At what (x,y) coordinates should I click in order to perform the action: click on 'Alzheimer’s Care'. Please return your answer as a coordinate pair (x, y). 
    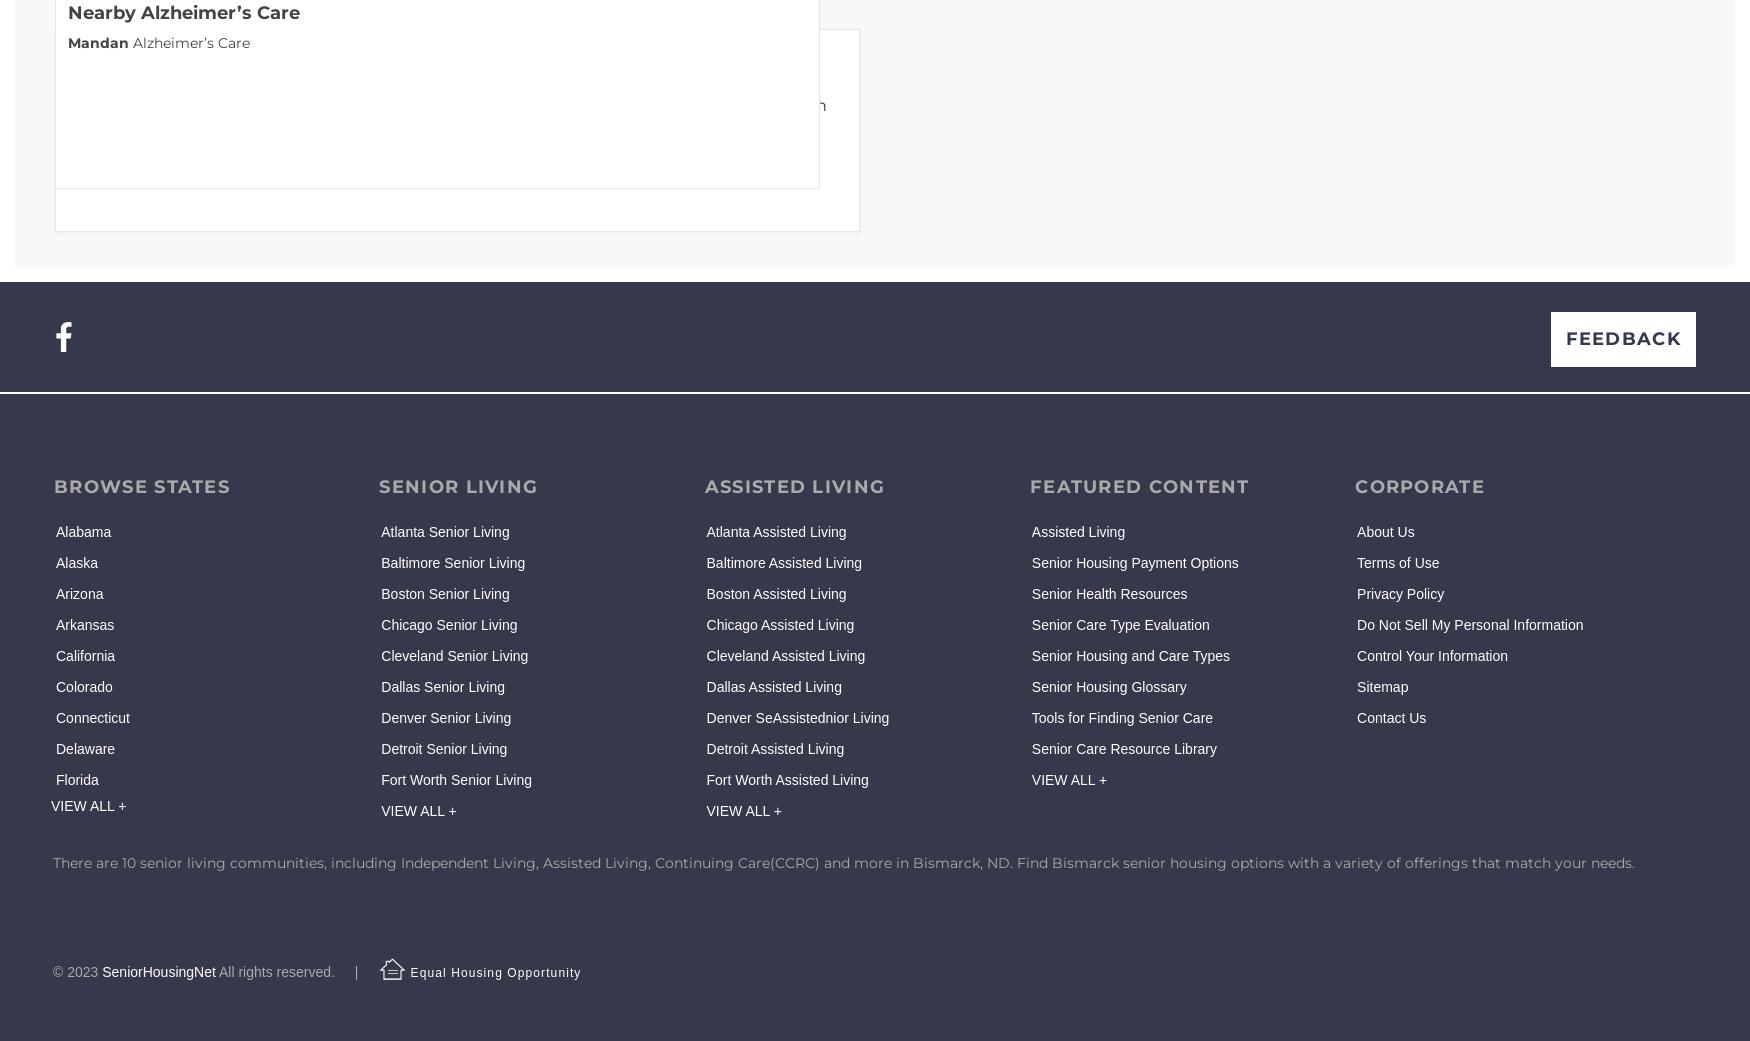
    Looking at the image, I should click on (127, 41).